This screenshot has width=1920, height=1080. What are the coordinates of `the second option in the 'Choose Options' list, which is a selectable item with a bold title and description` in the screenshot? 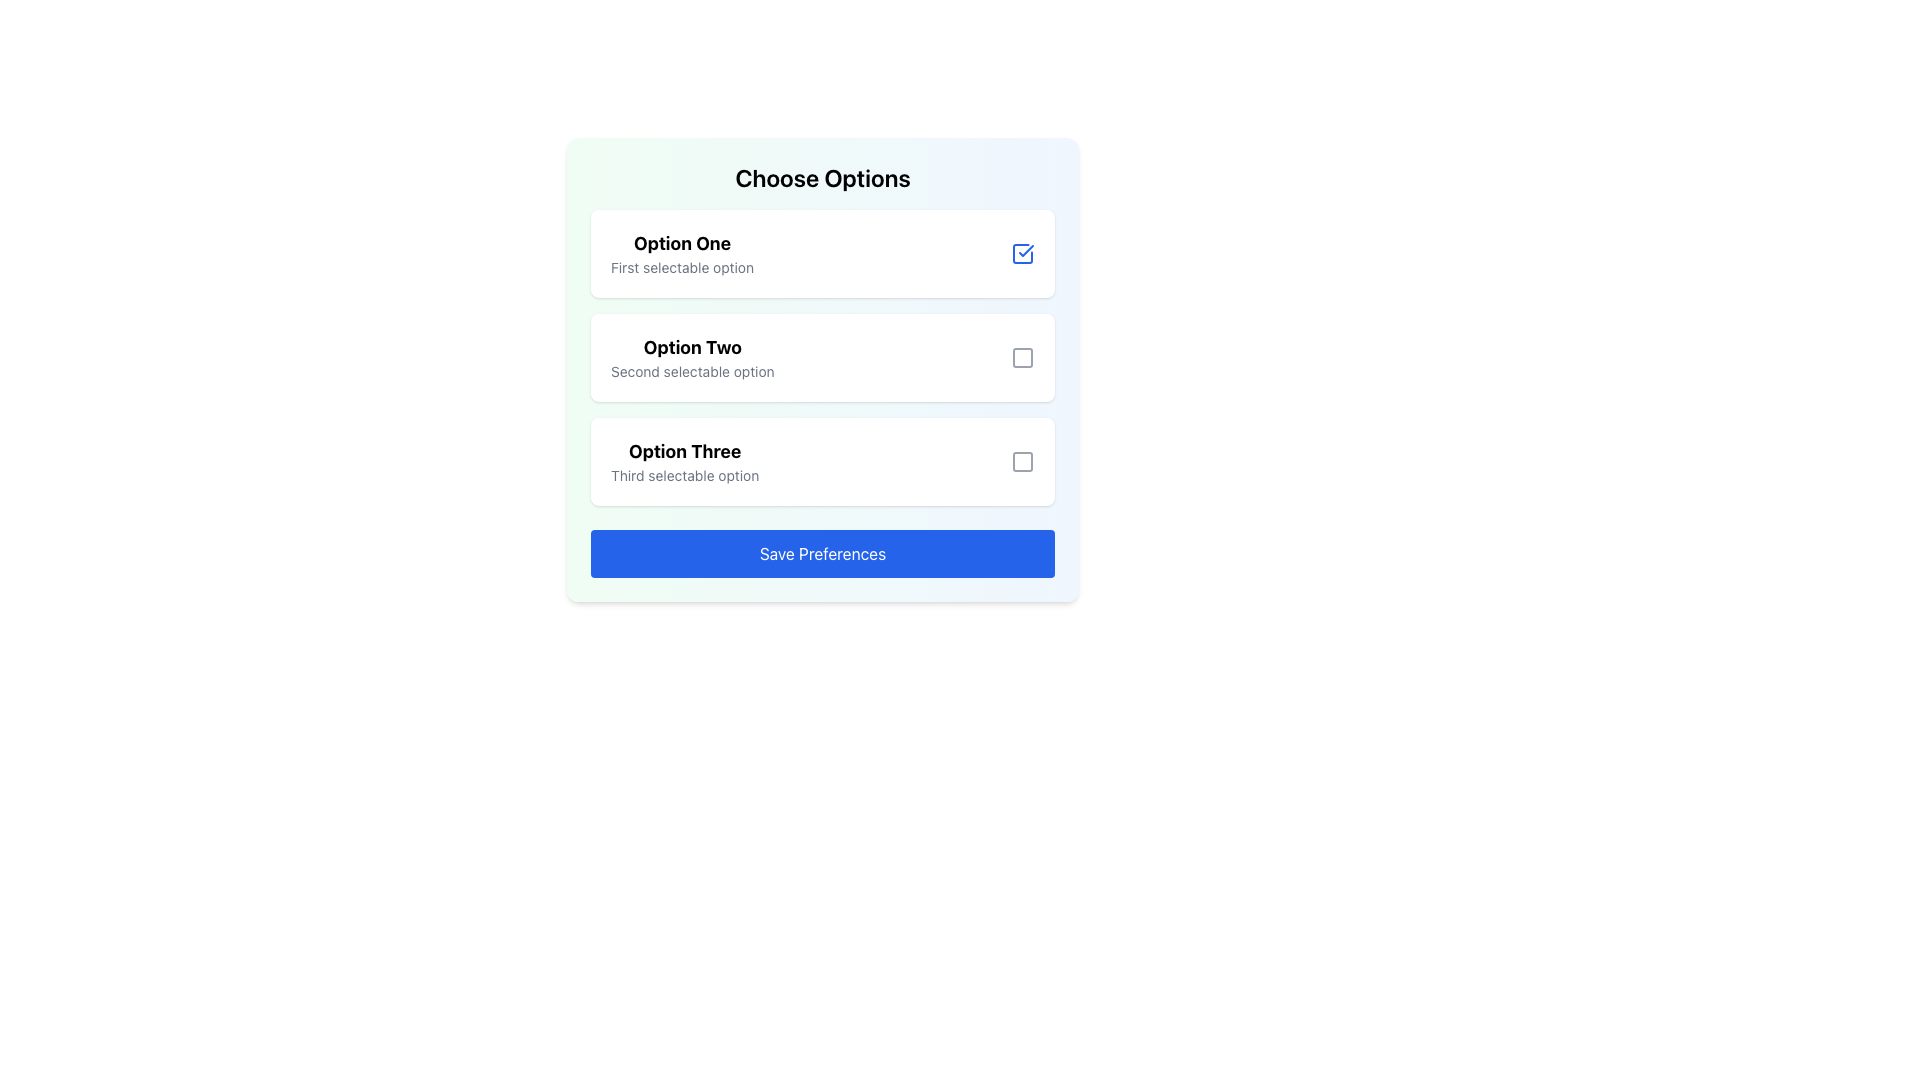 It's located at (822, 357).